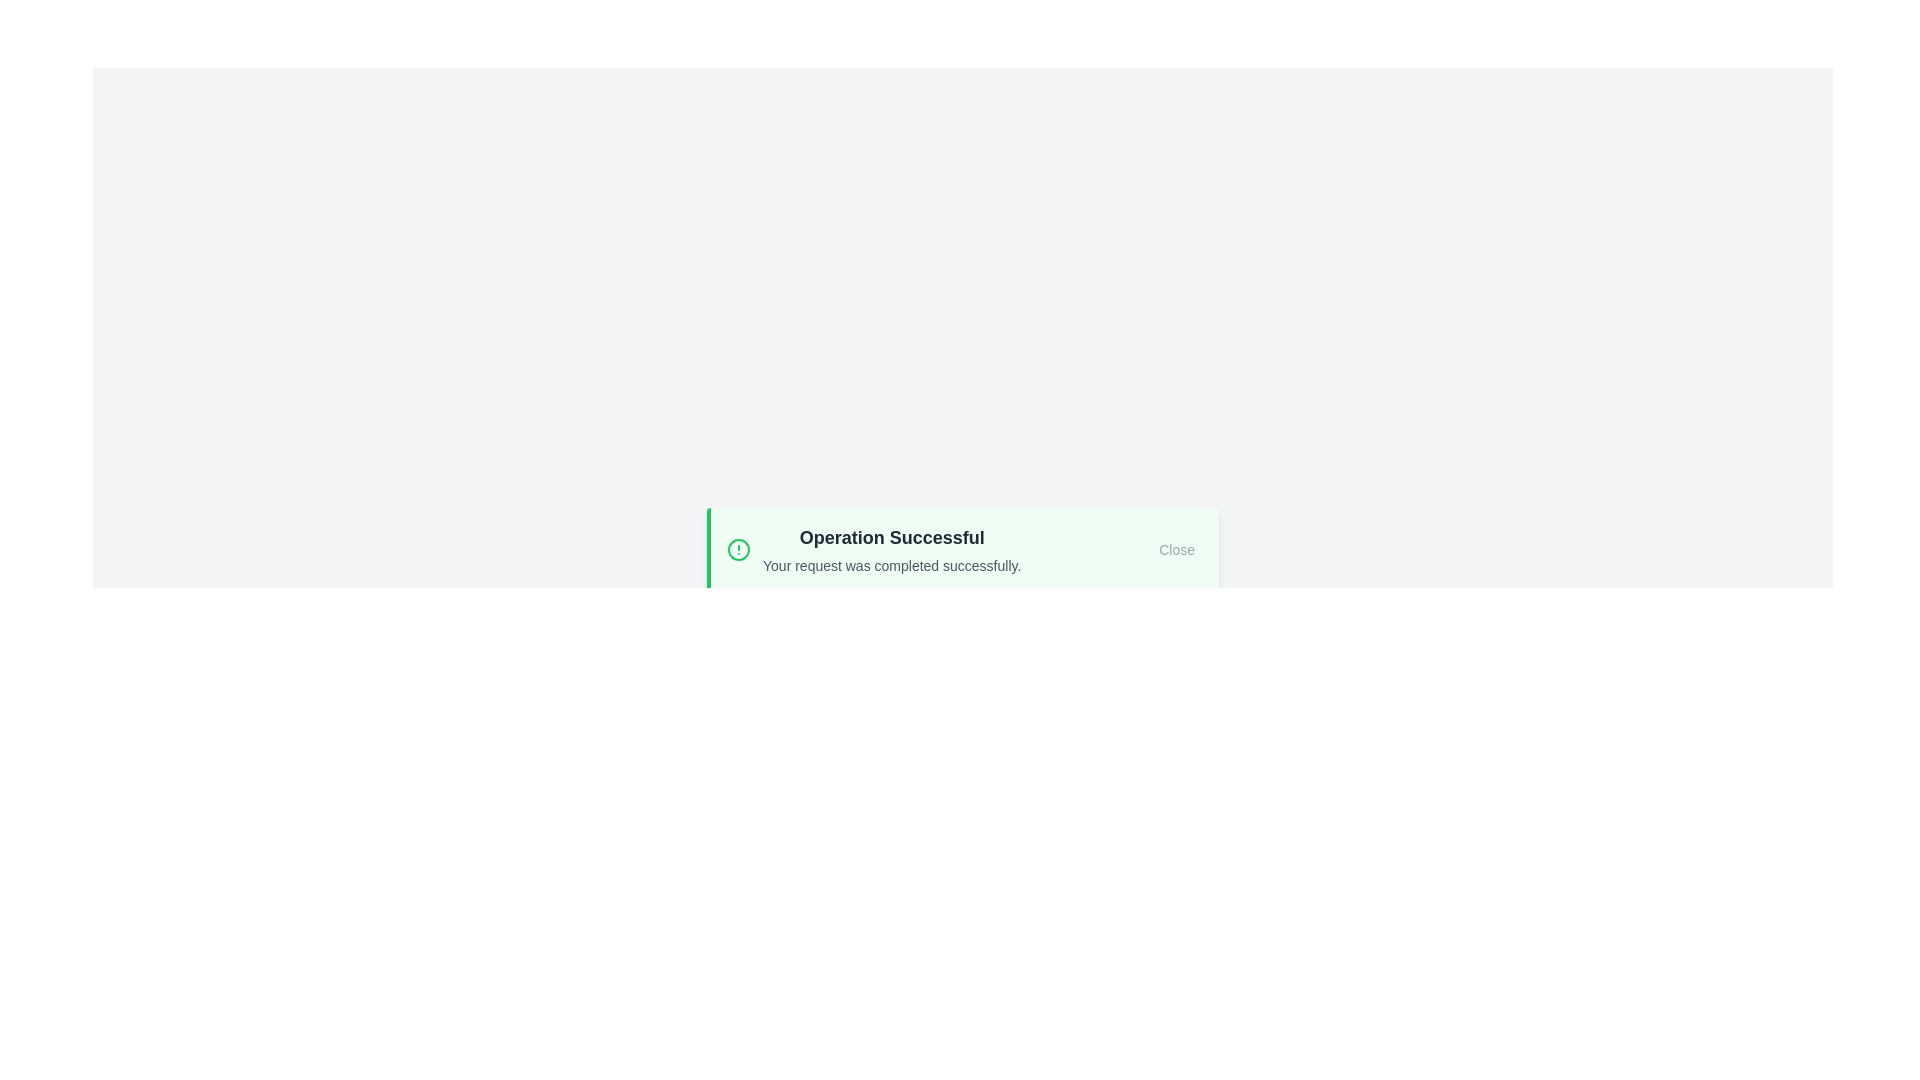  What do you see at coordinates (1176, 550) in the screenshot?
I see `'Close' button to dismiss the alert` at bounding box center [1176, 550].